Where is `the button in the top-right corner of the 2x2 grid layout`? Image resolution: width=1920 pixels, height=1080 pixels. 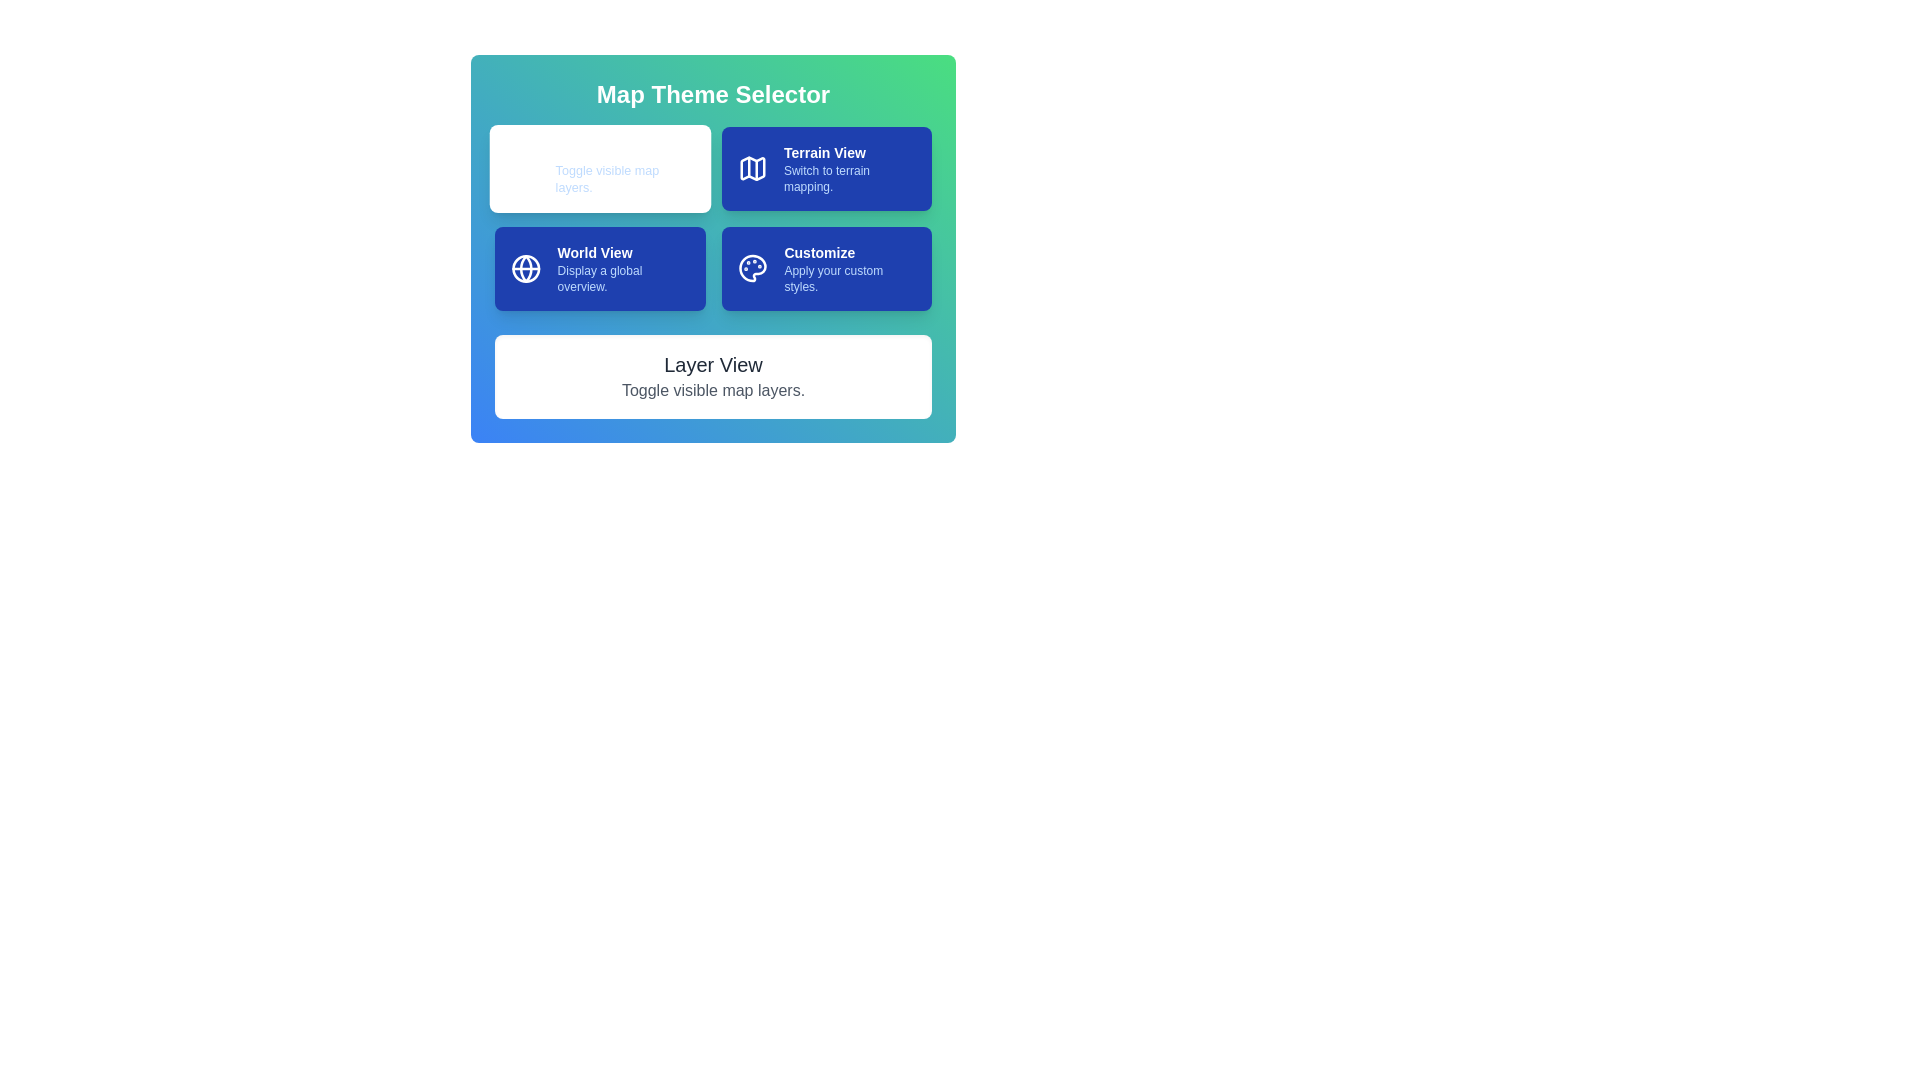
the button in the top-right corner of the 2x2 grid layout is located at coordinates (826, 168).